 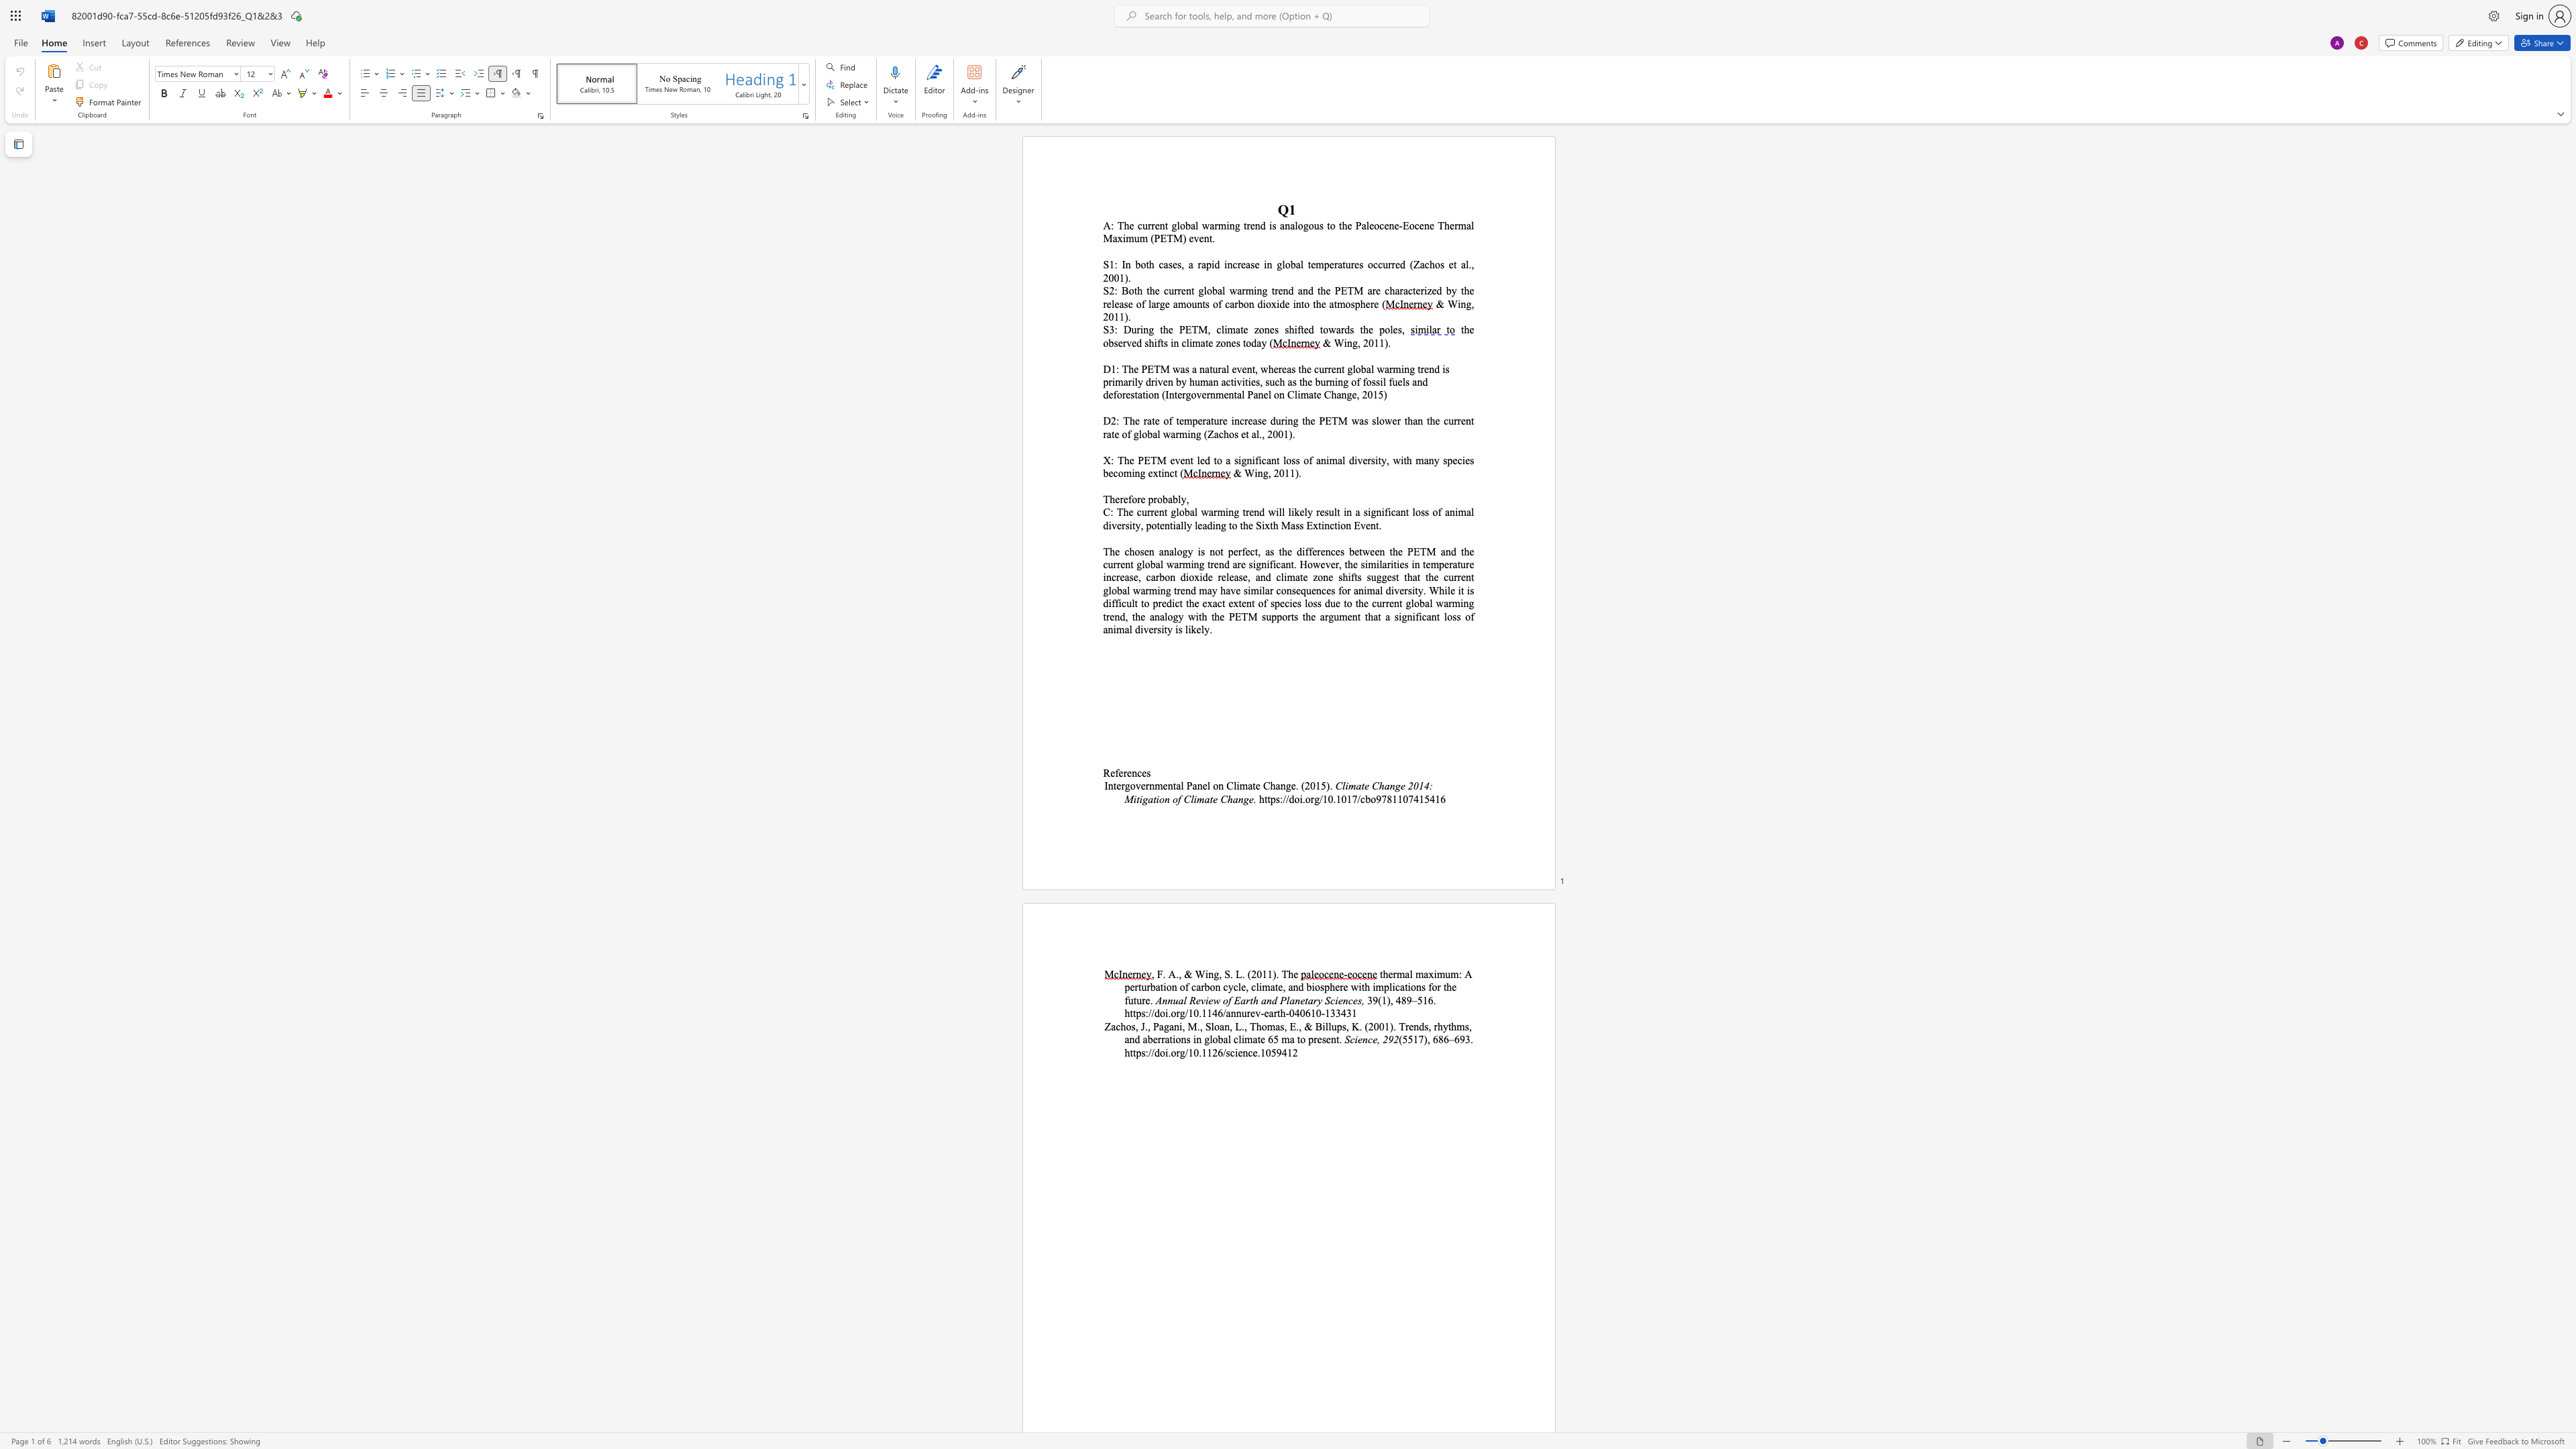 I want to click on the 2th character "w" in the text, so click(x=1271, y=511).